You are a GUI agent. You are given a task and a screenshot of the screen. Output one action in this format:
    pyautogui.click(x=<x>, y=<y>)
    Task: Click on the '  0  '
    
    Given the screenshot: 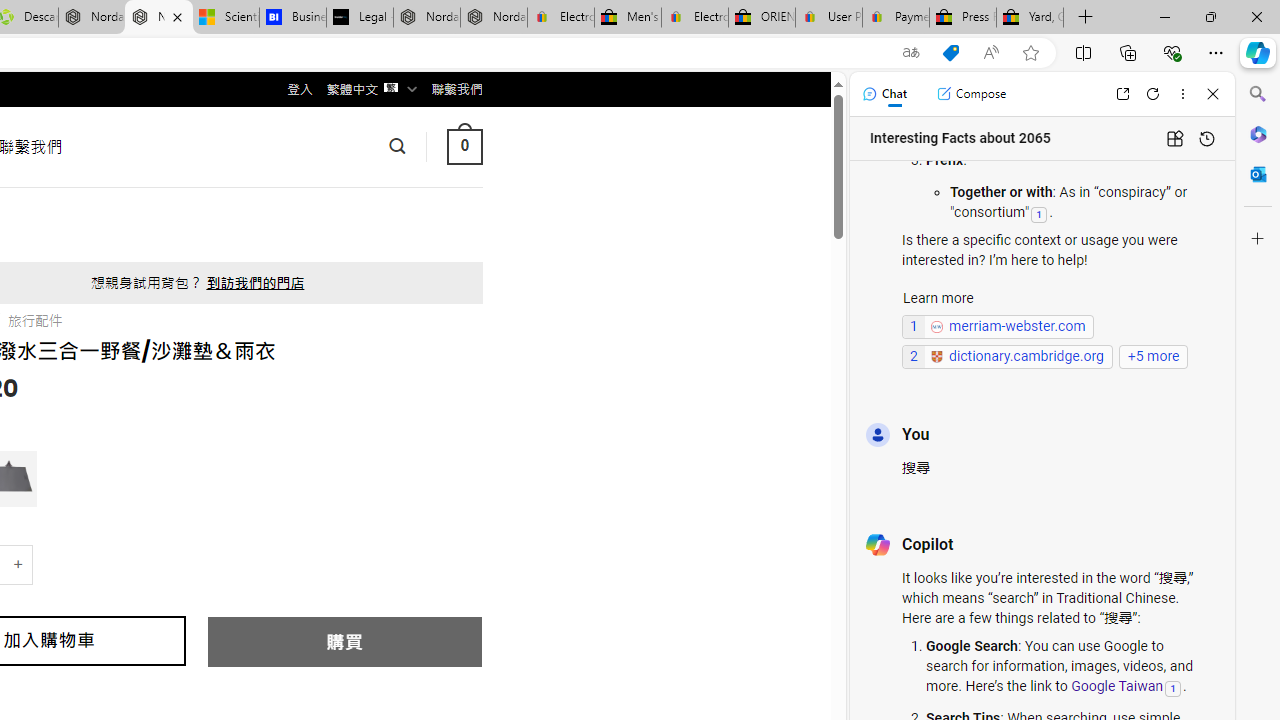 What is the action you would take?
    pyautogui.click(x=463, y=145)
    